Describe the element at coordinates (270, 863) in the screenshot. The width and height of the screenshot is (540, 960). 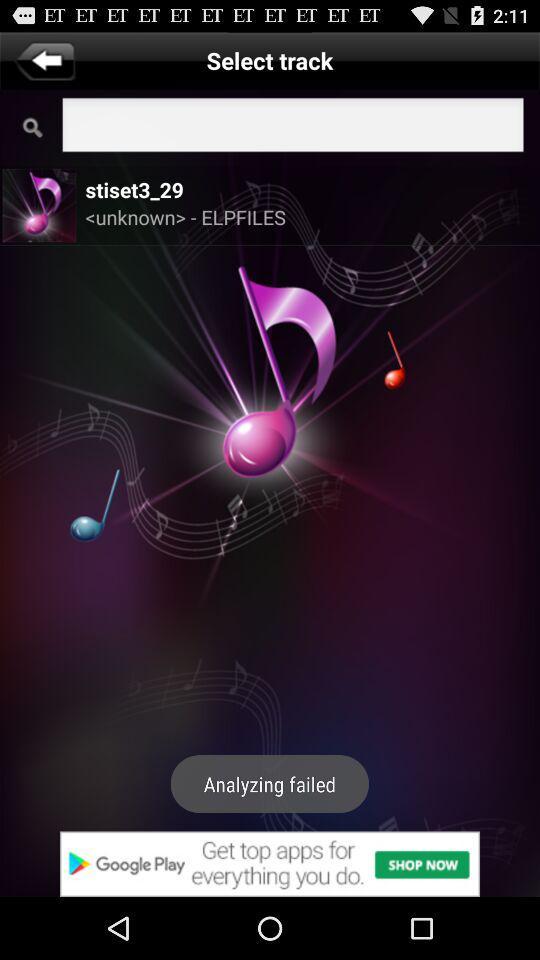
I see `advertisements website` at that location.